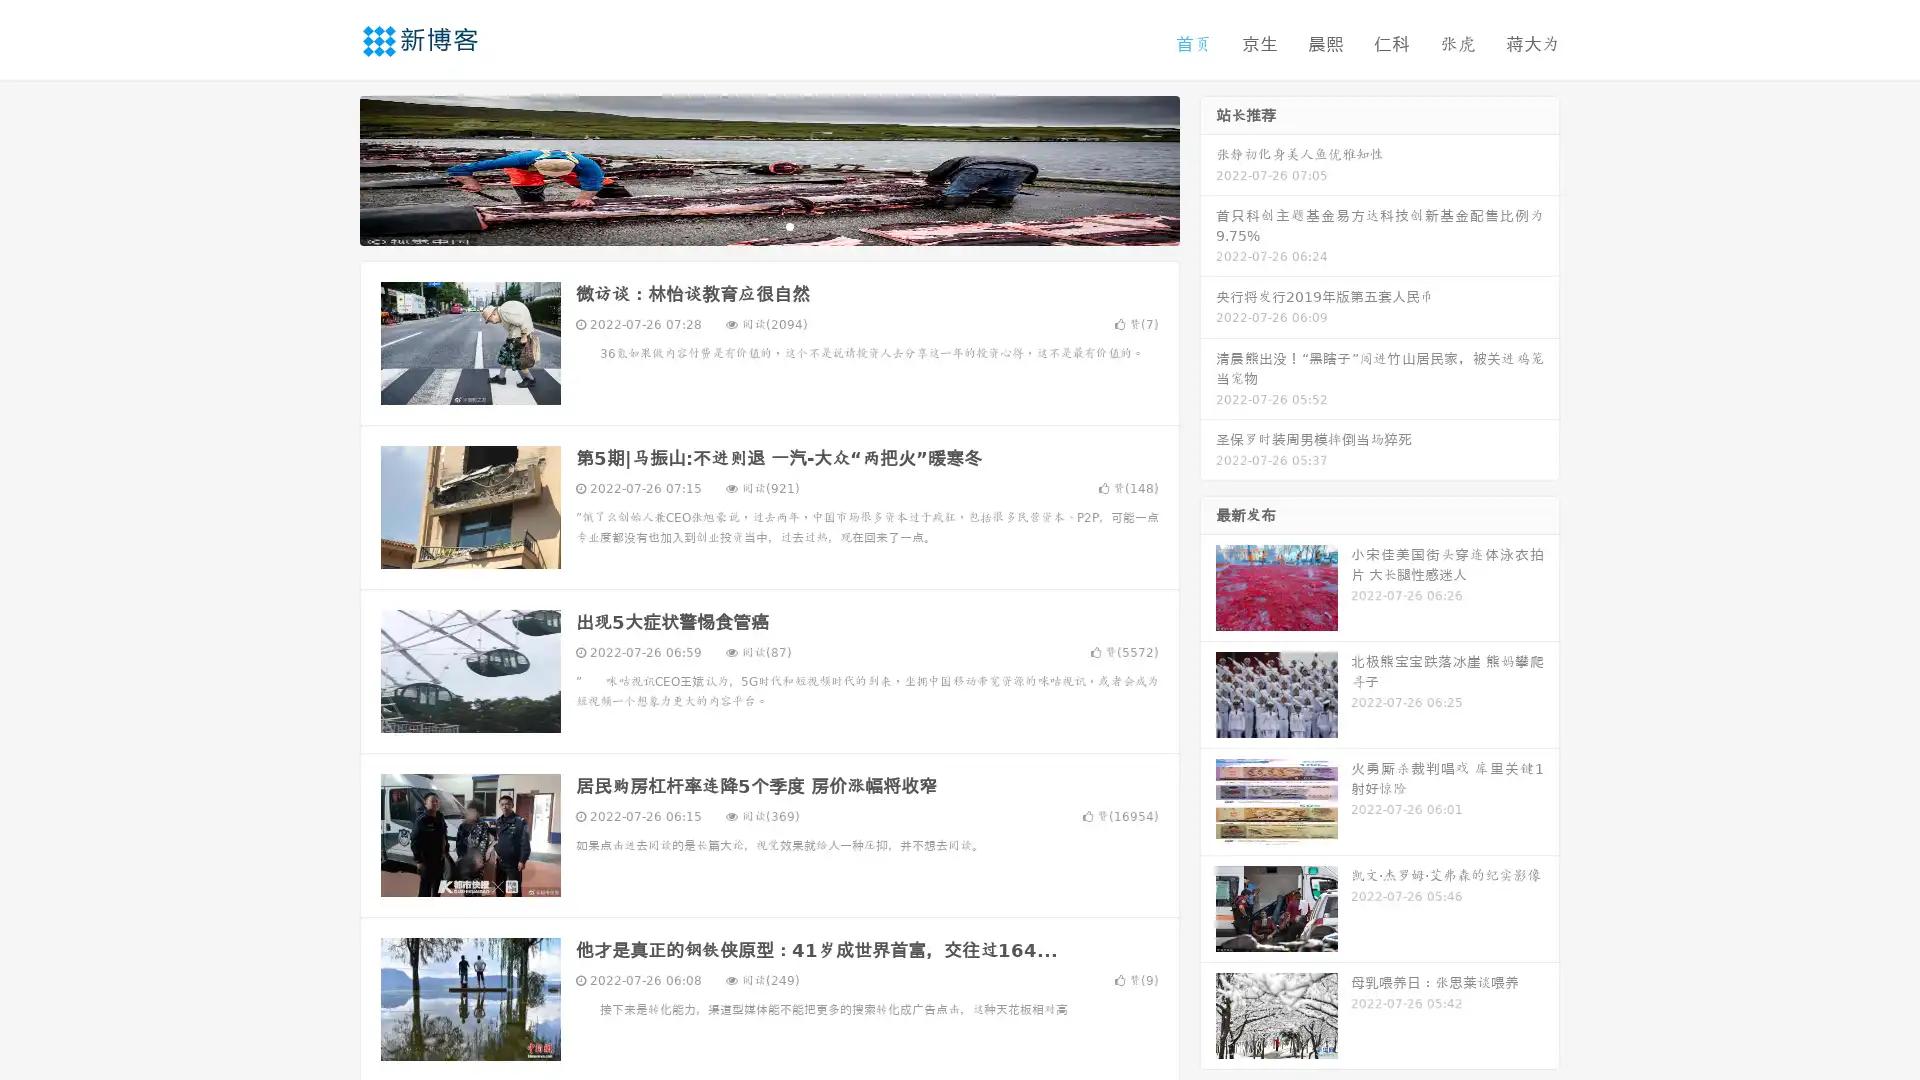 The height and width of the screenshot is (1080, 1920). I want to click on Go to slide 3, so click(789, 225).